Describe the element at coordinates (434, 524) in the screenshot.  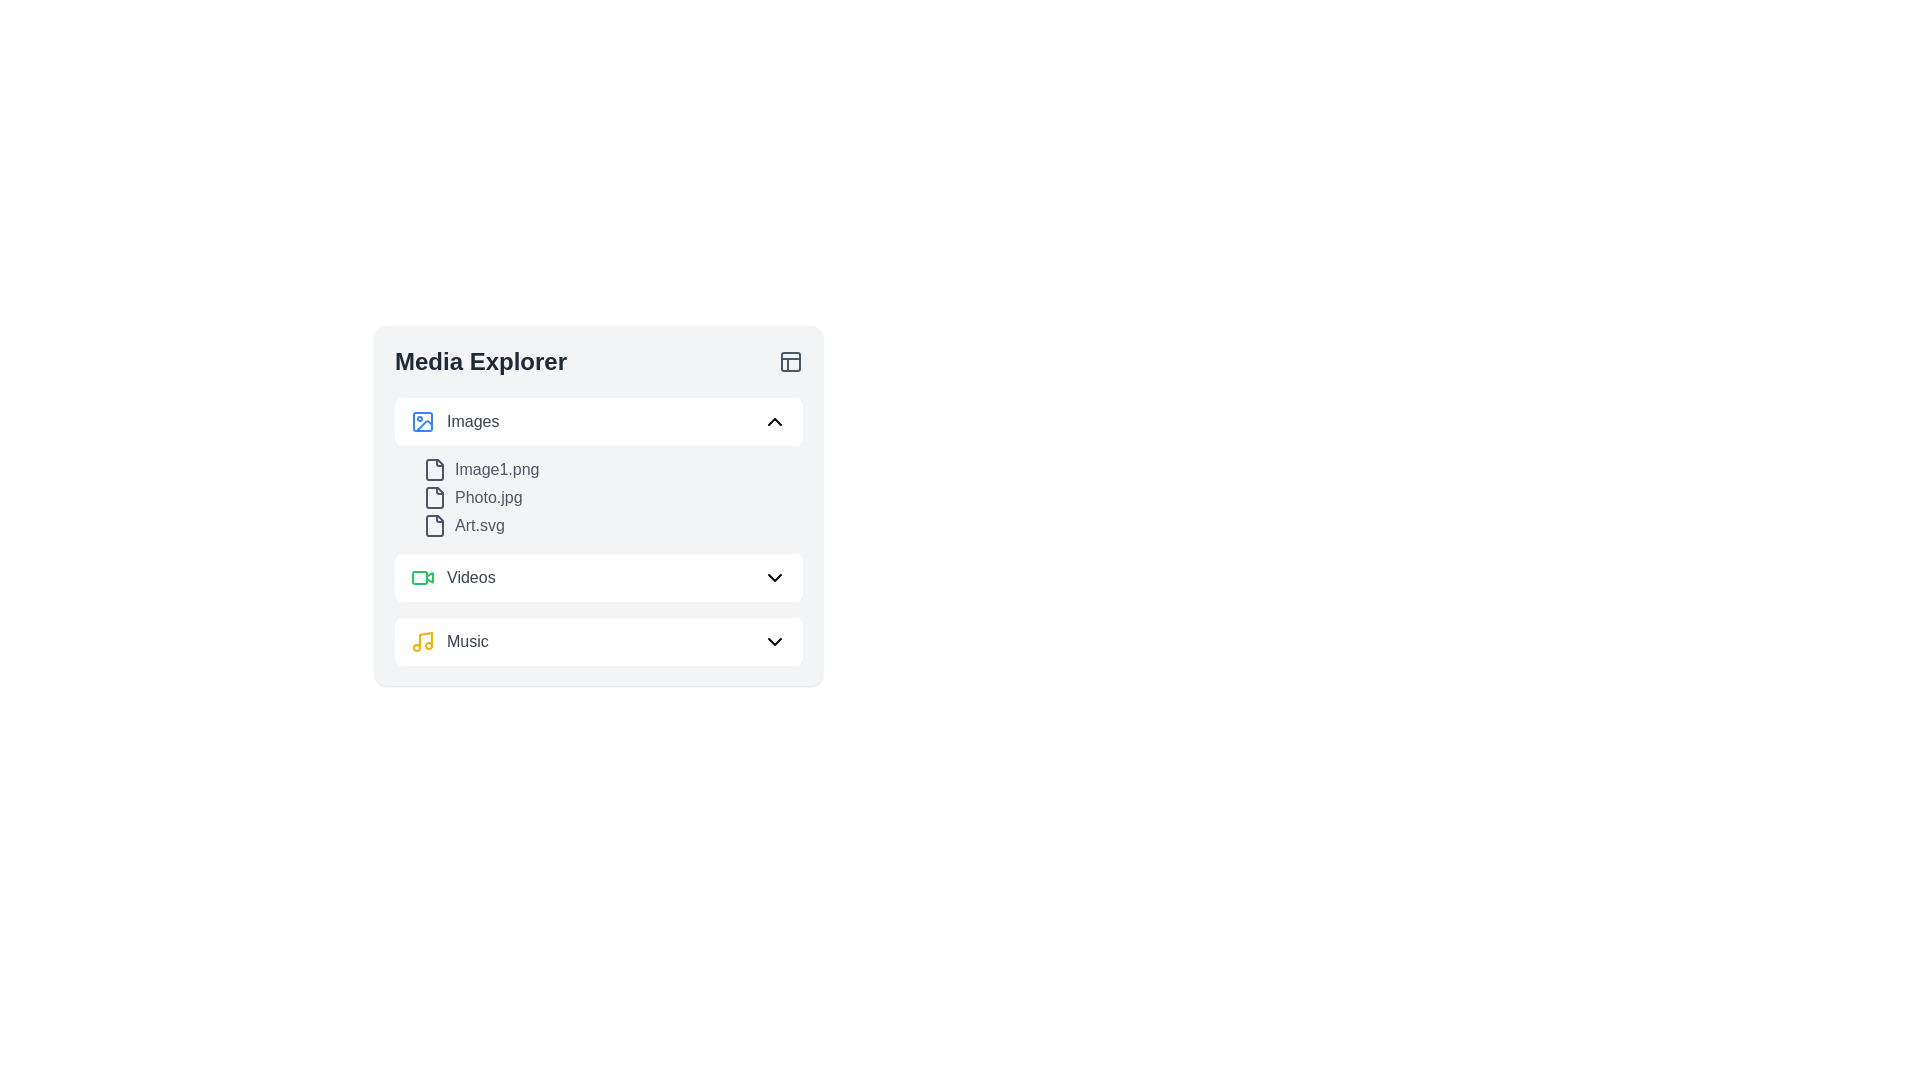
I see `the document-style icon preceding the 'Art.svg' text in the 'Media Explorer' interface` at that location.